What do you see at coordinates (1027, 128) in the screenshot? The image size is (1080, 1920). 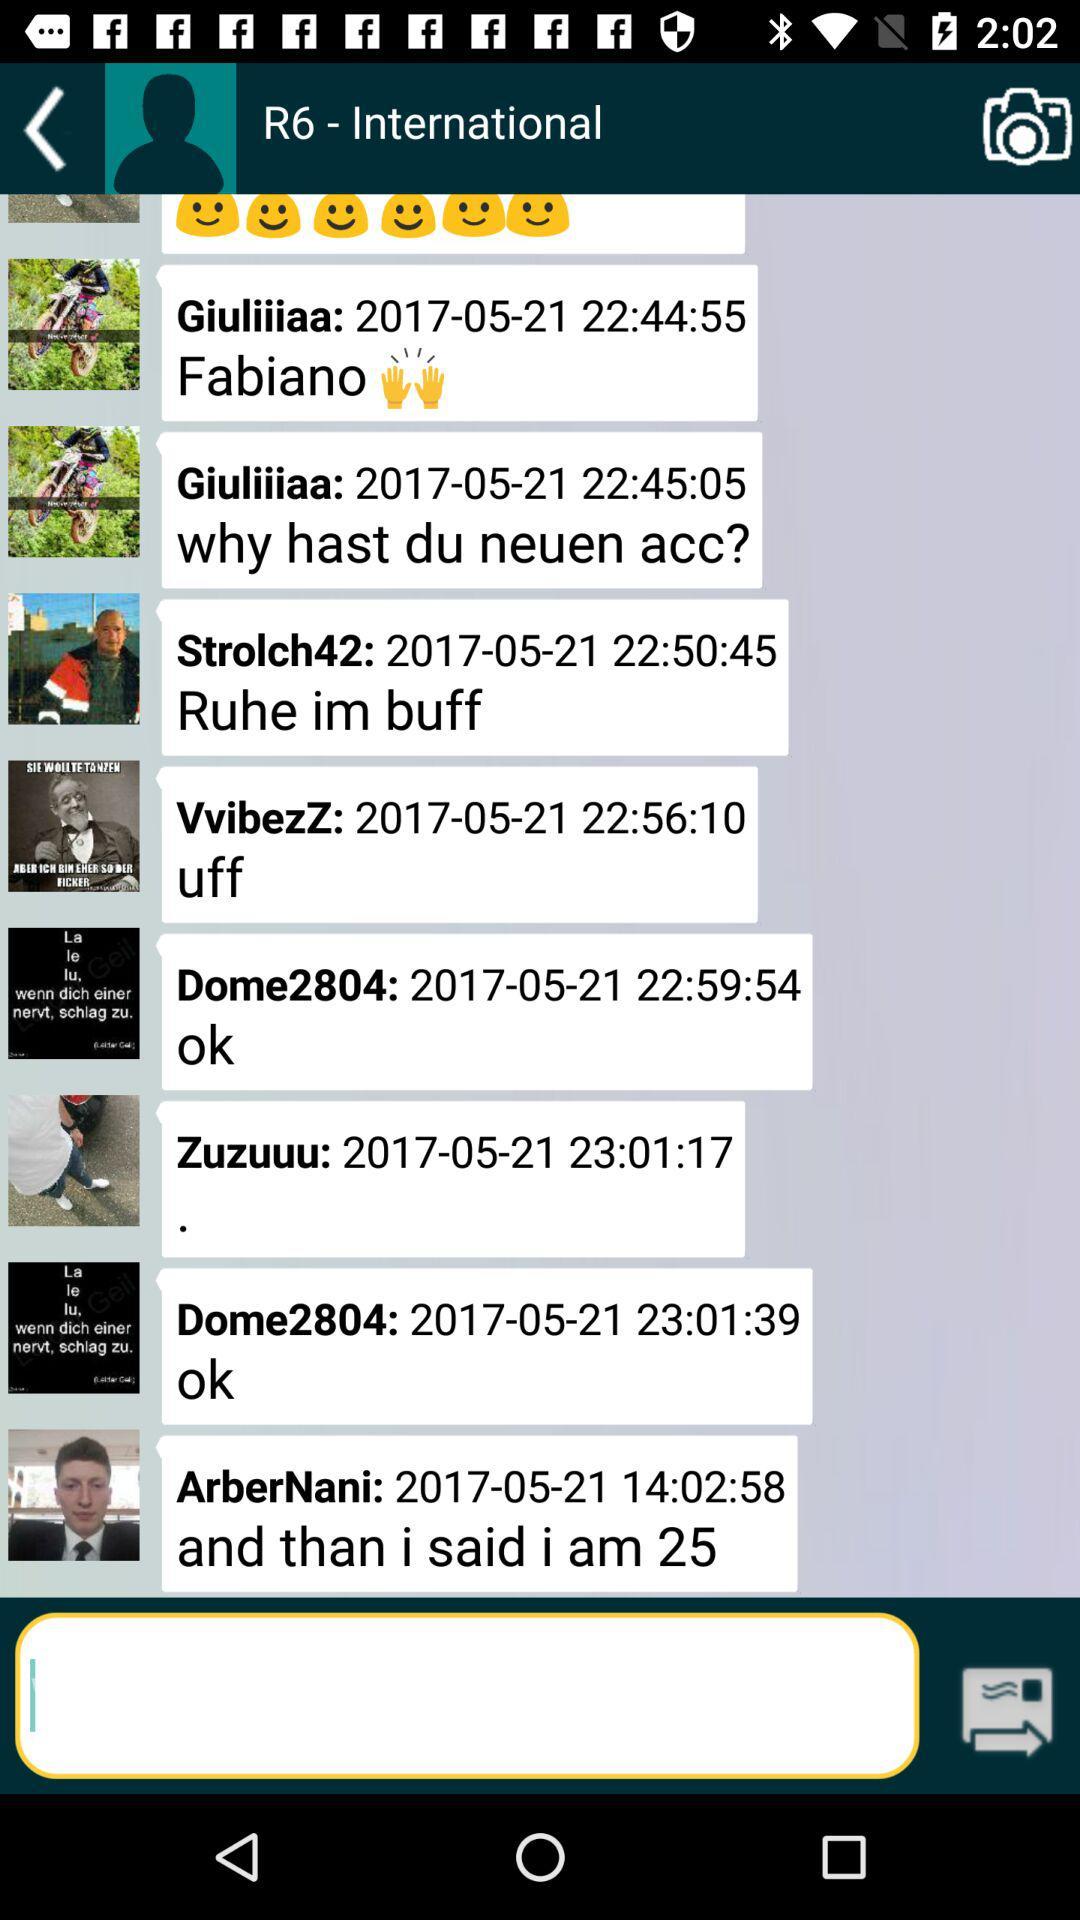 I see `take a picture` at bounding box center [1027, 128].